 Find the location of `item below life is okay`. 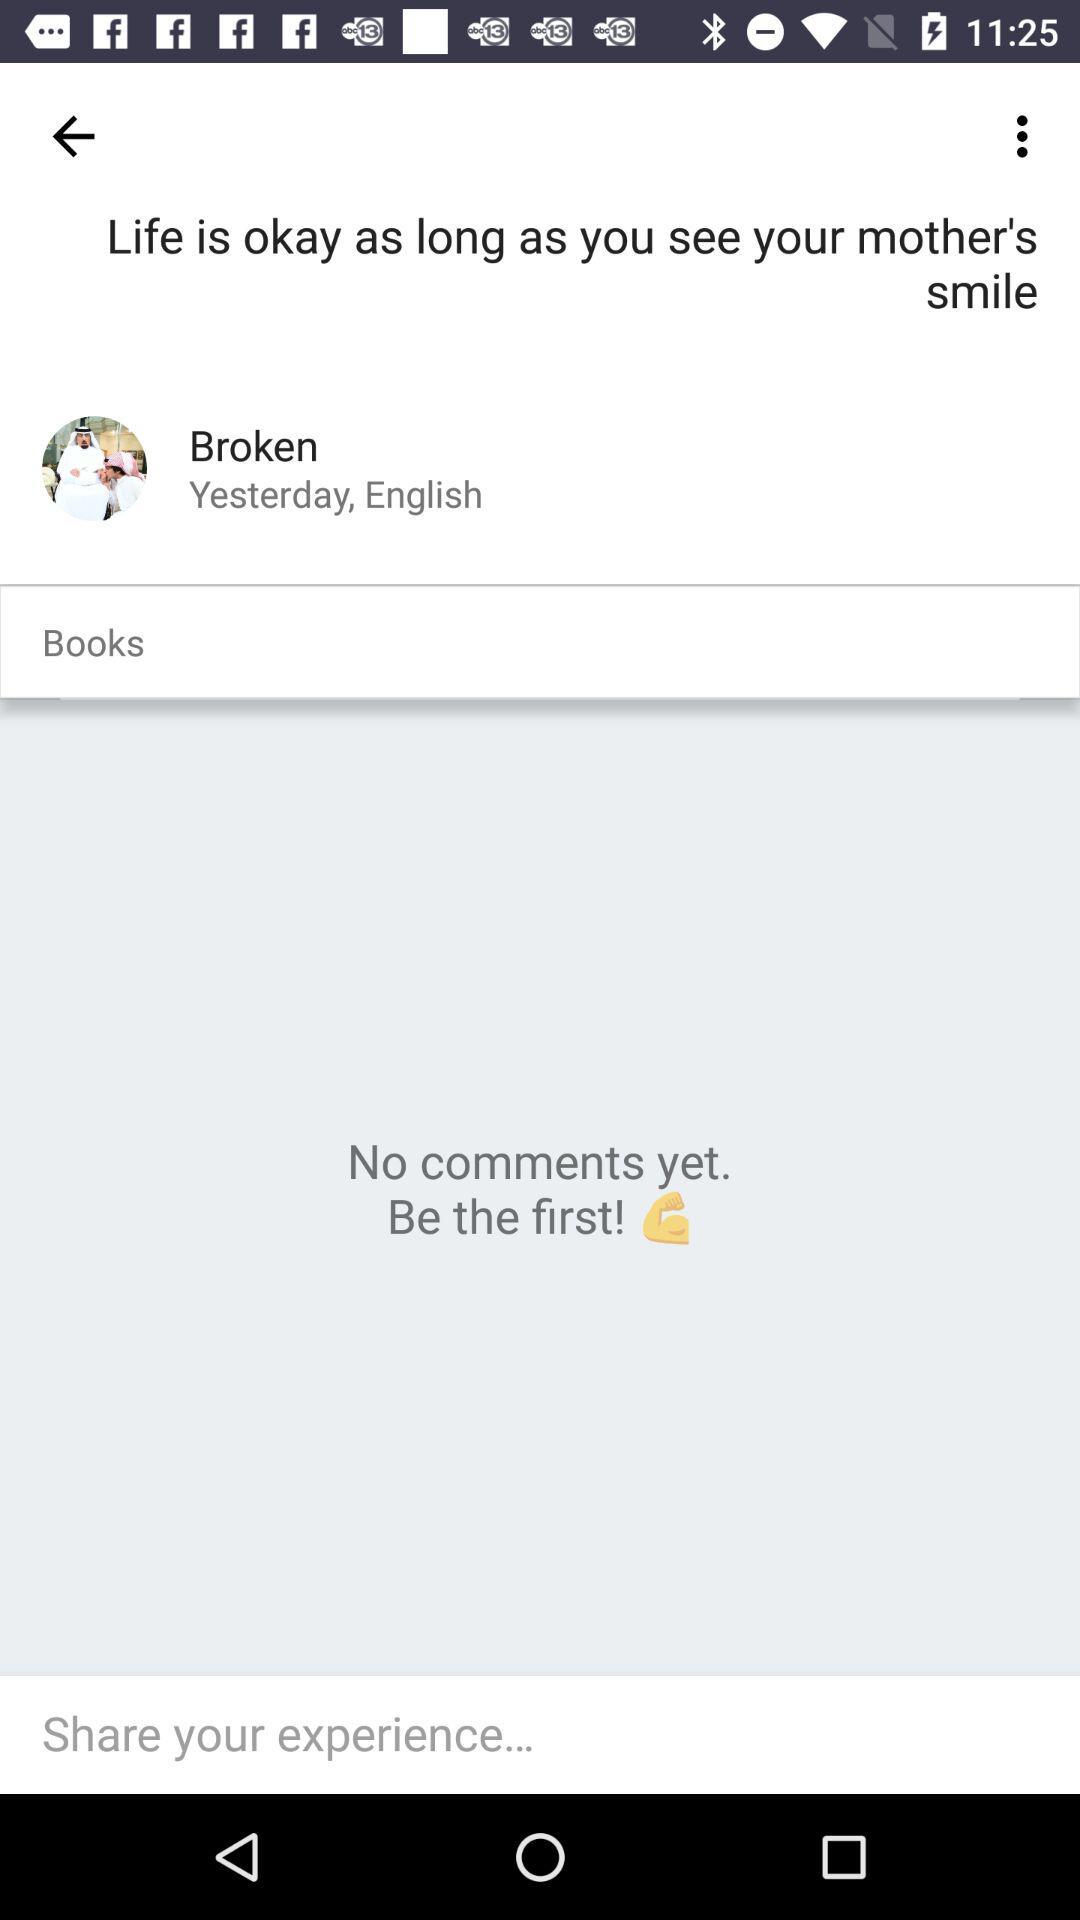

item below life is okay is located at coordinates (94, 467).